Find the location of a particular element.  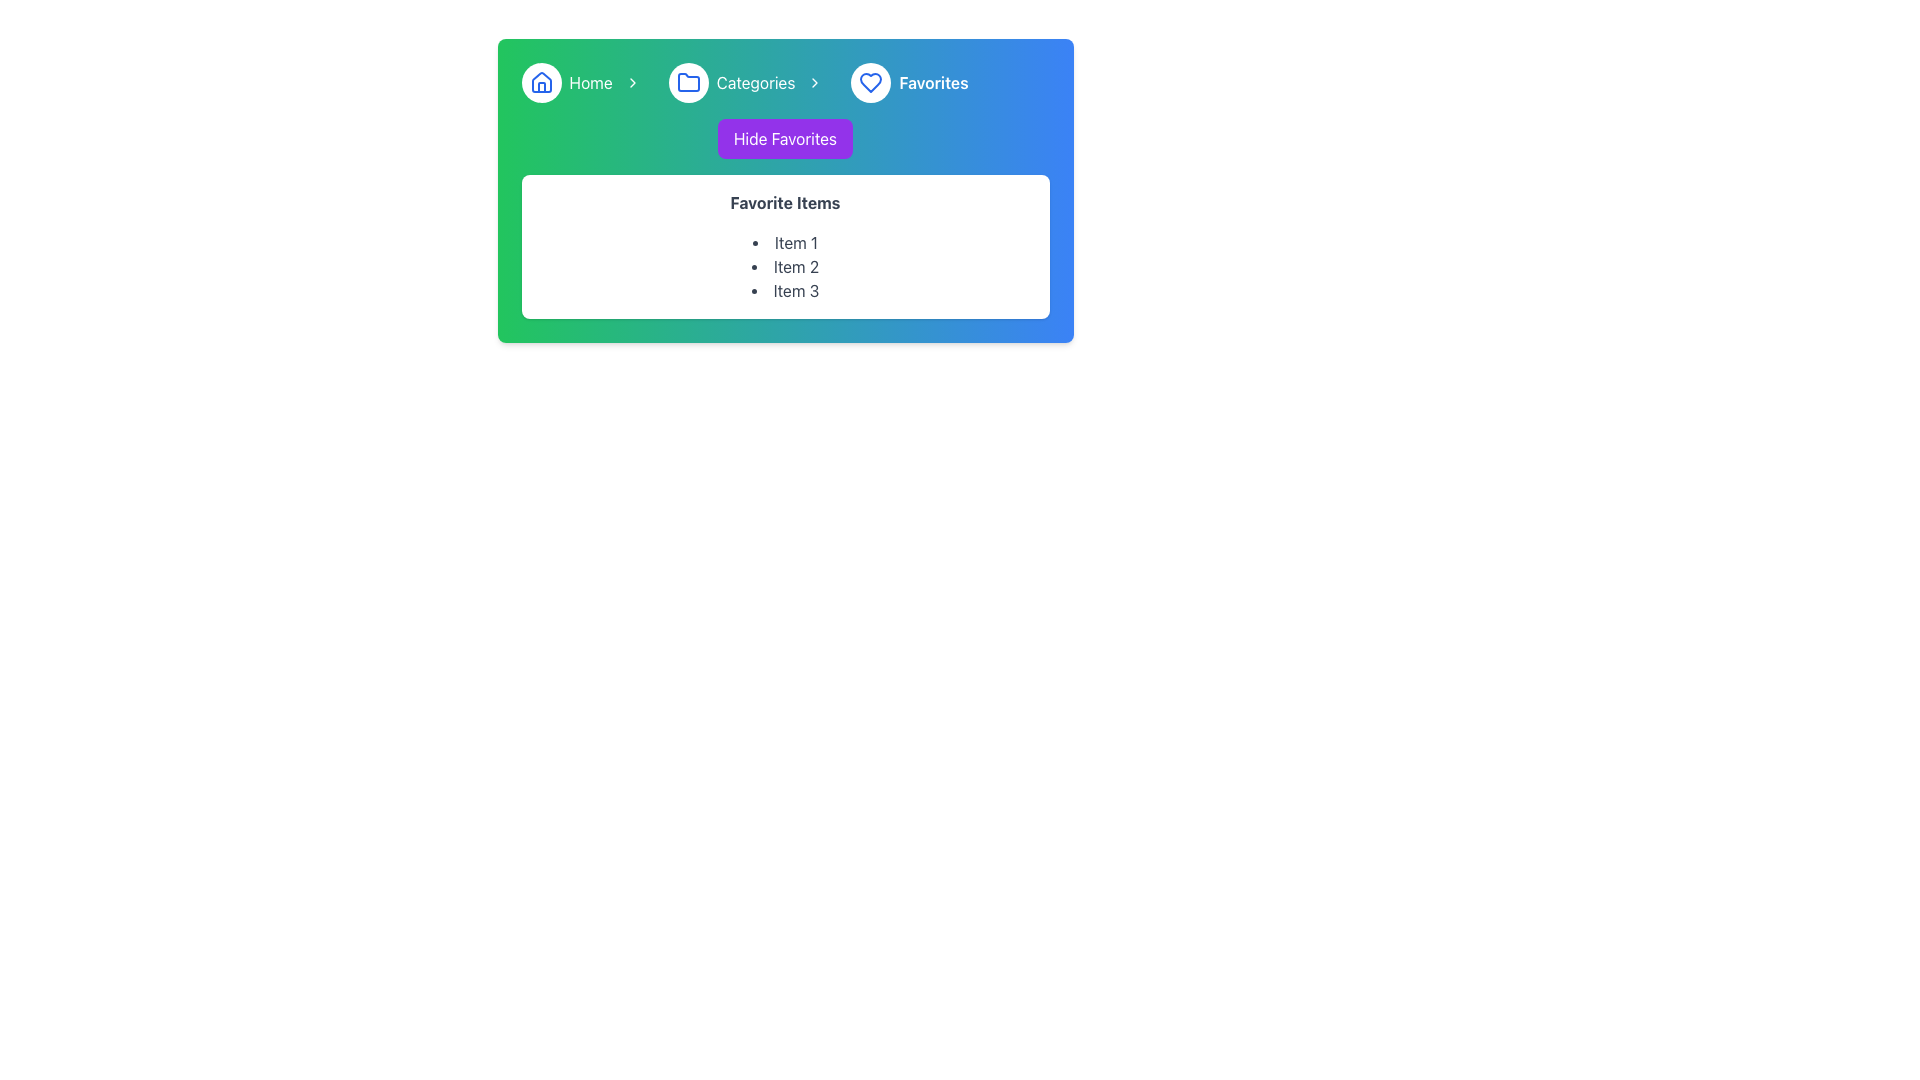

the 'Home' text link in the navigation menu is located at coordinates (589, 82).